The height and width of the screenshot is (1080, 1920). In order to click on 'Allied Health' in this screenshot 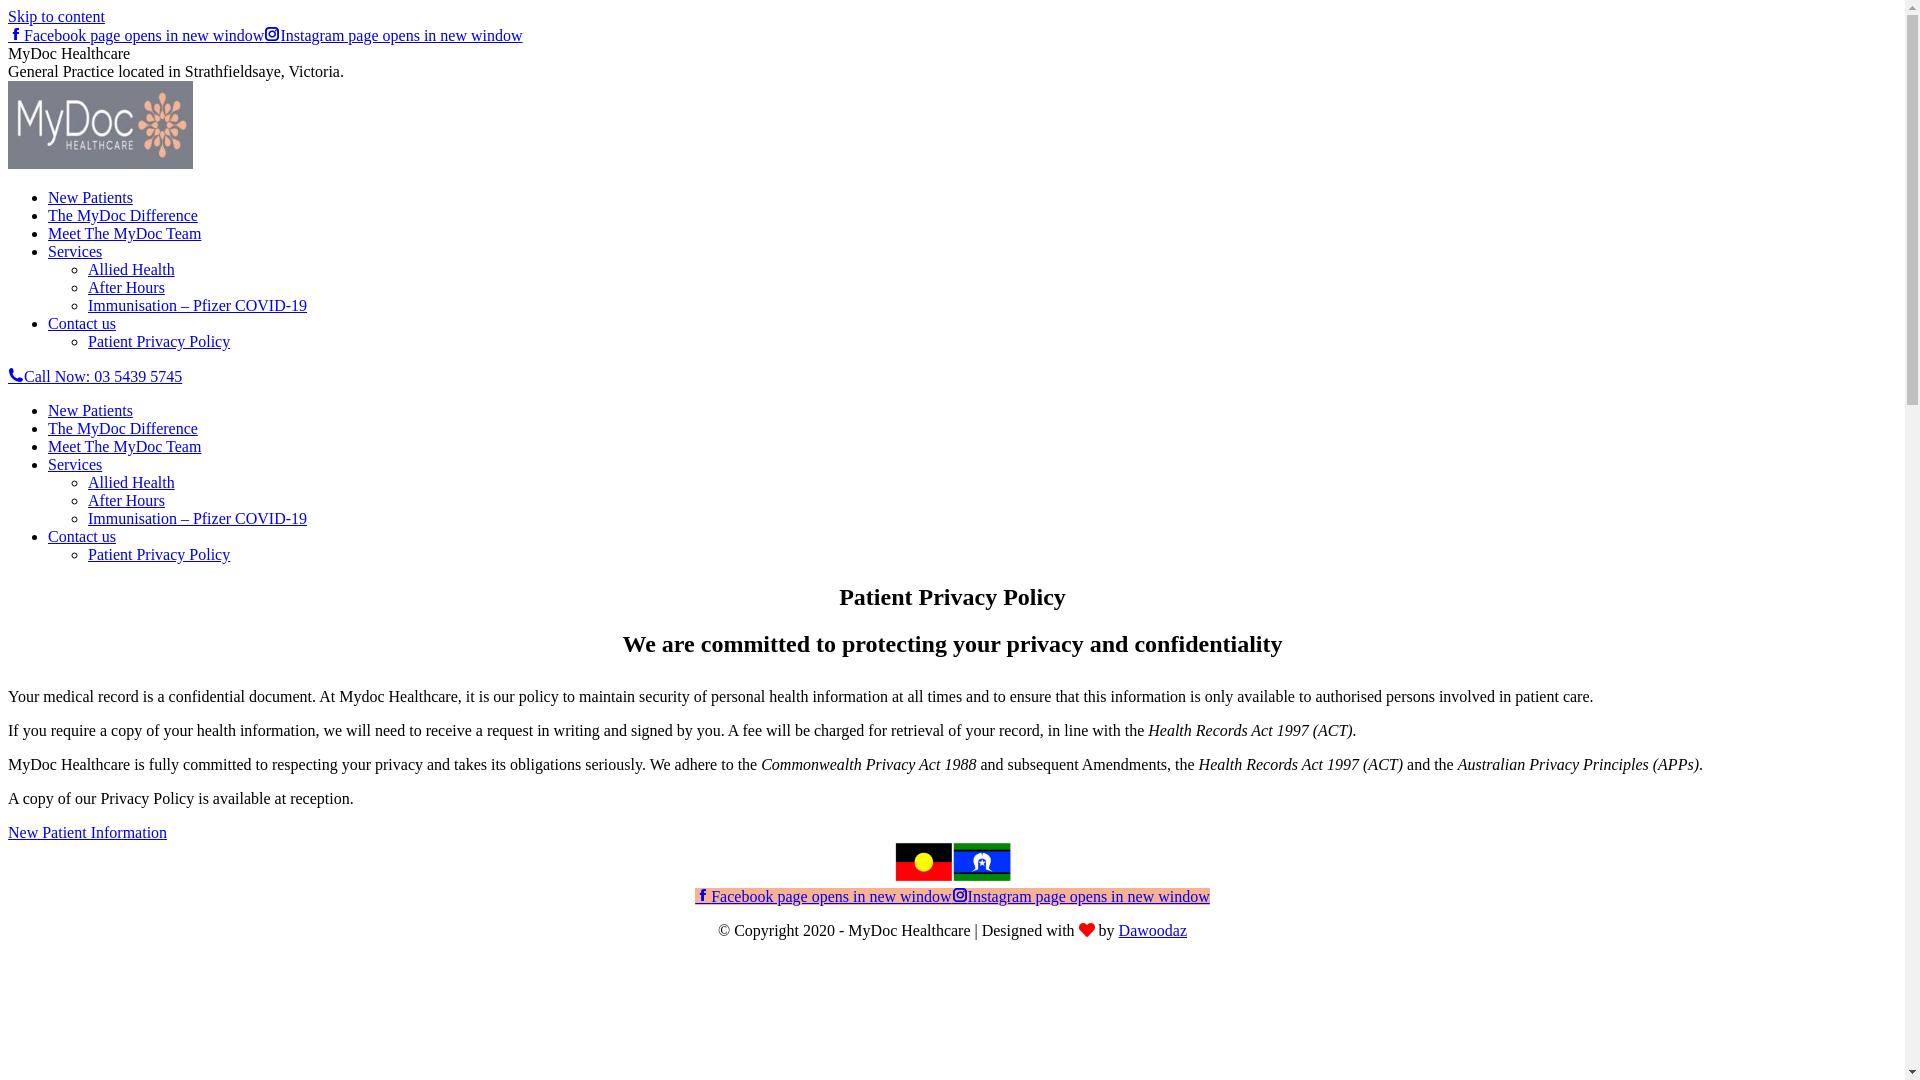, I will do `click(130, 482)`.